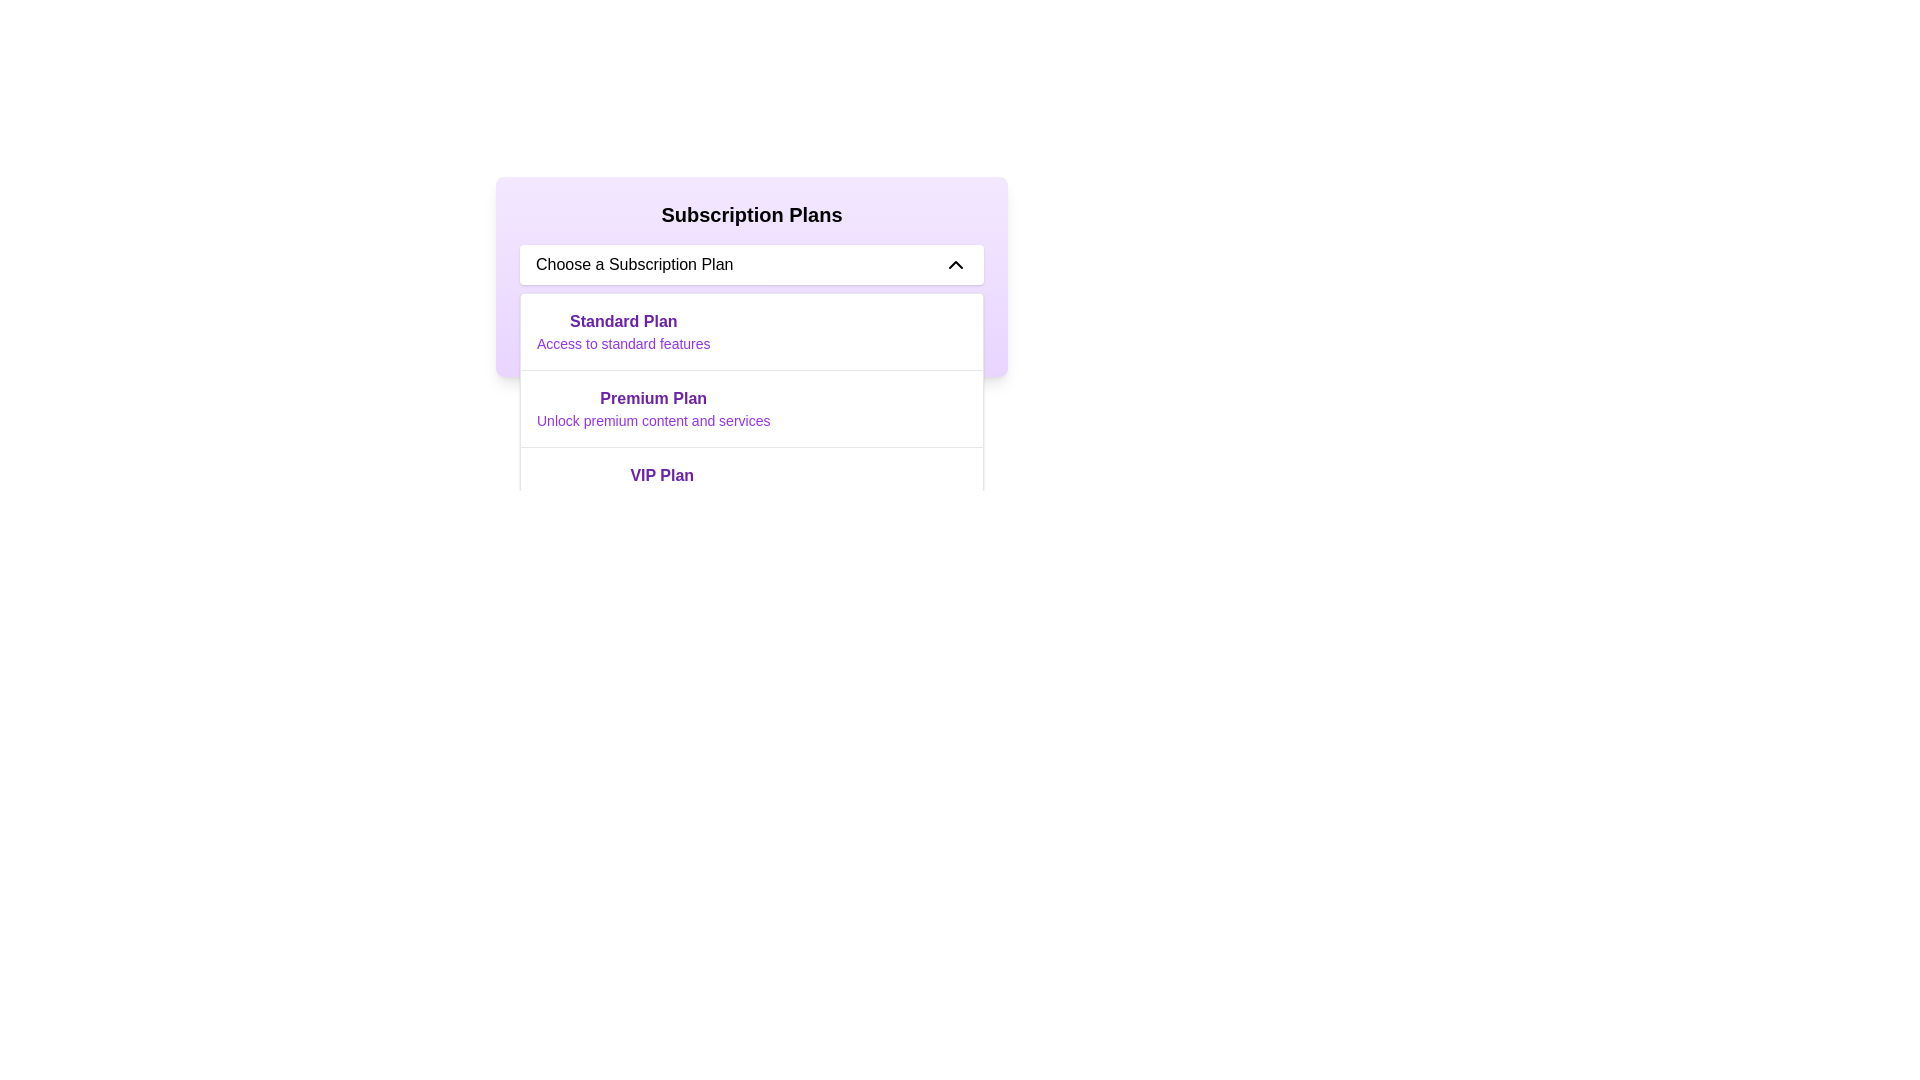  I want to click on the 'Standard Plan' list option displayed in bold purple color, located in the dropdown menu under 'Choose a Subscription Plan', so click(751, 330).